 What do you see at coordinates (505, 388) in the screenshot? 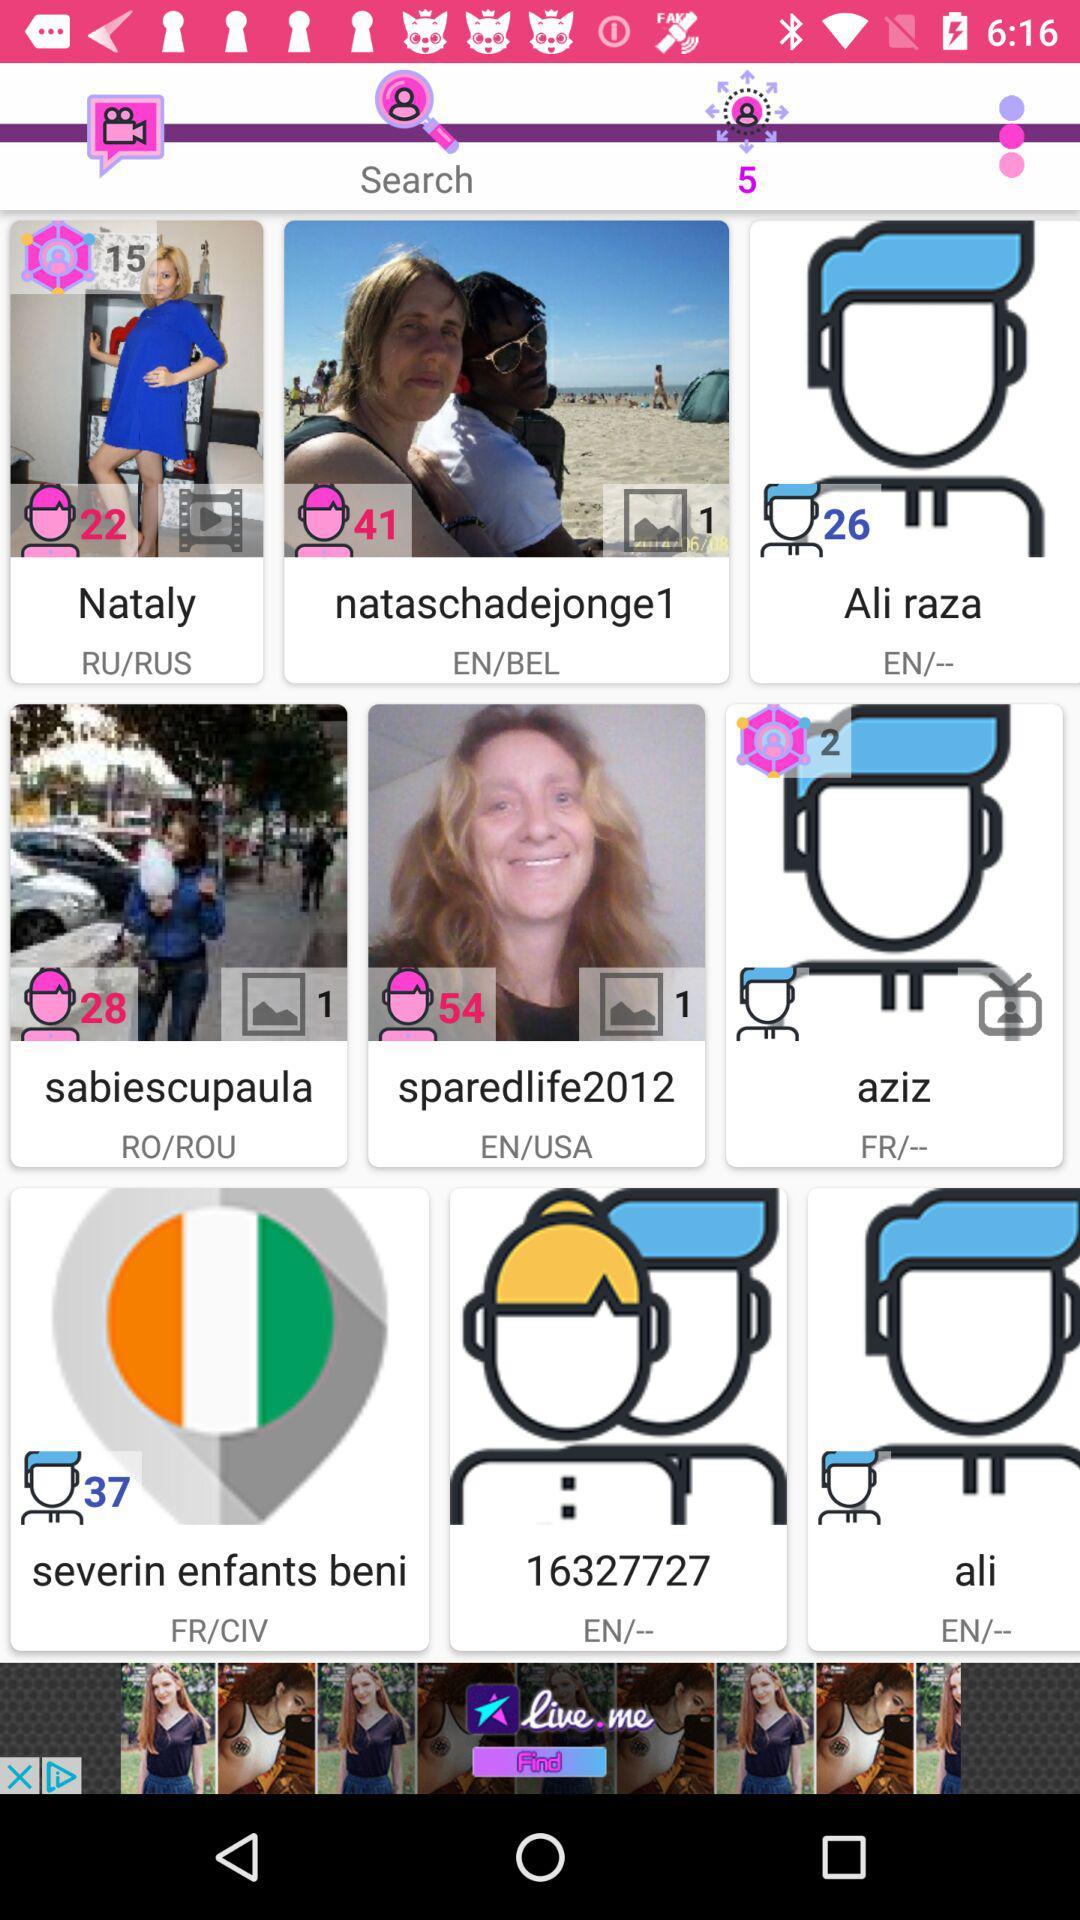
I see `open image` at bounding box center [505, 388].